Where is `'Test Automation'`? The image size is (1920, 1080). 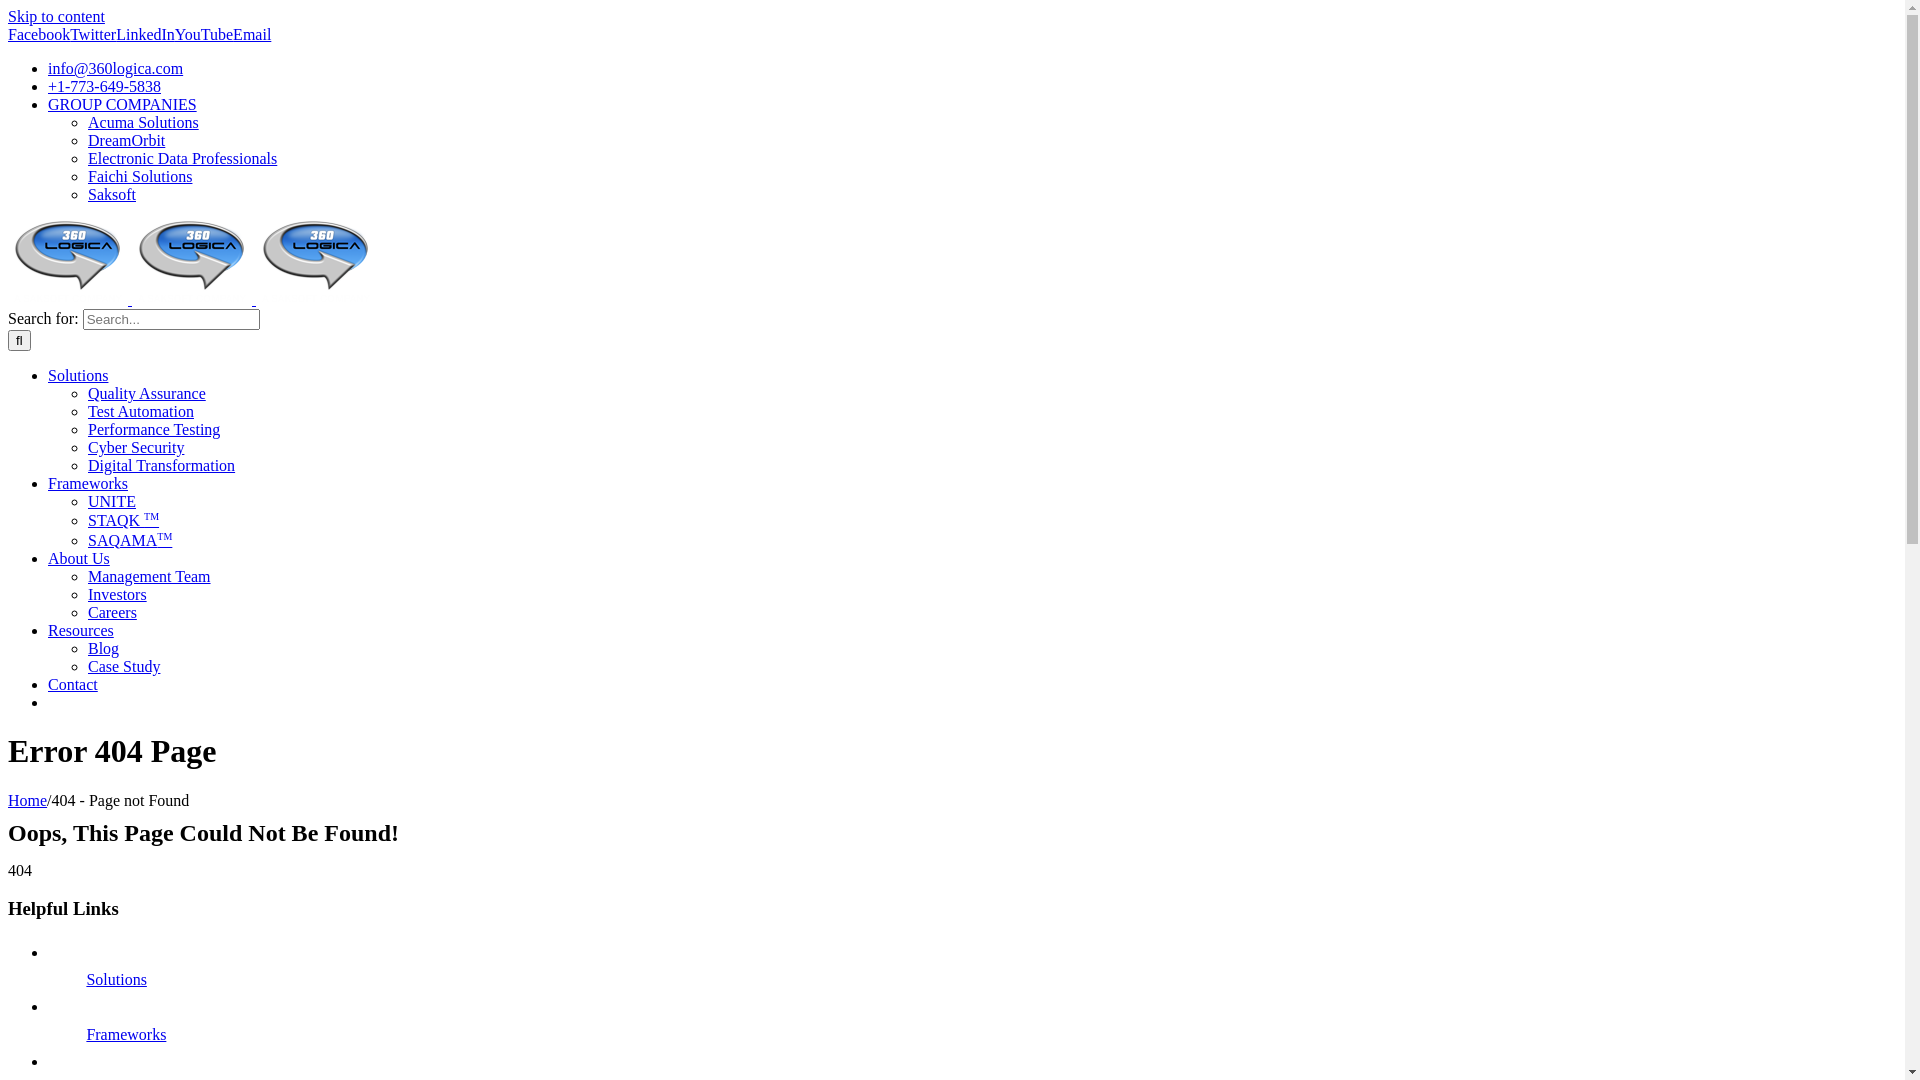 'Test Automation' is located at coordinates (139, 410).